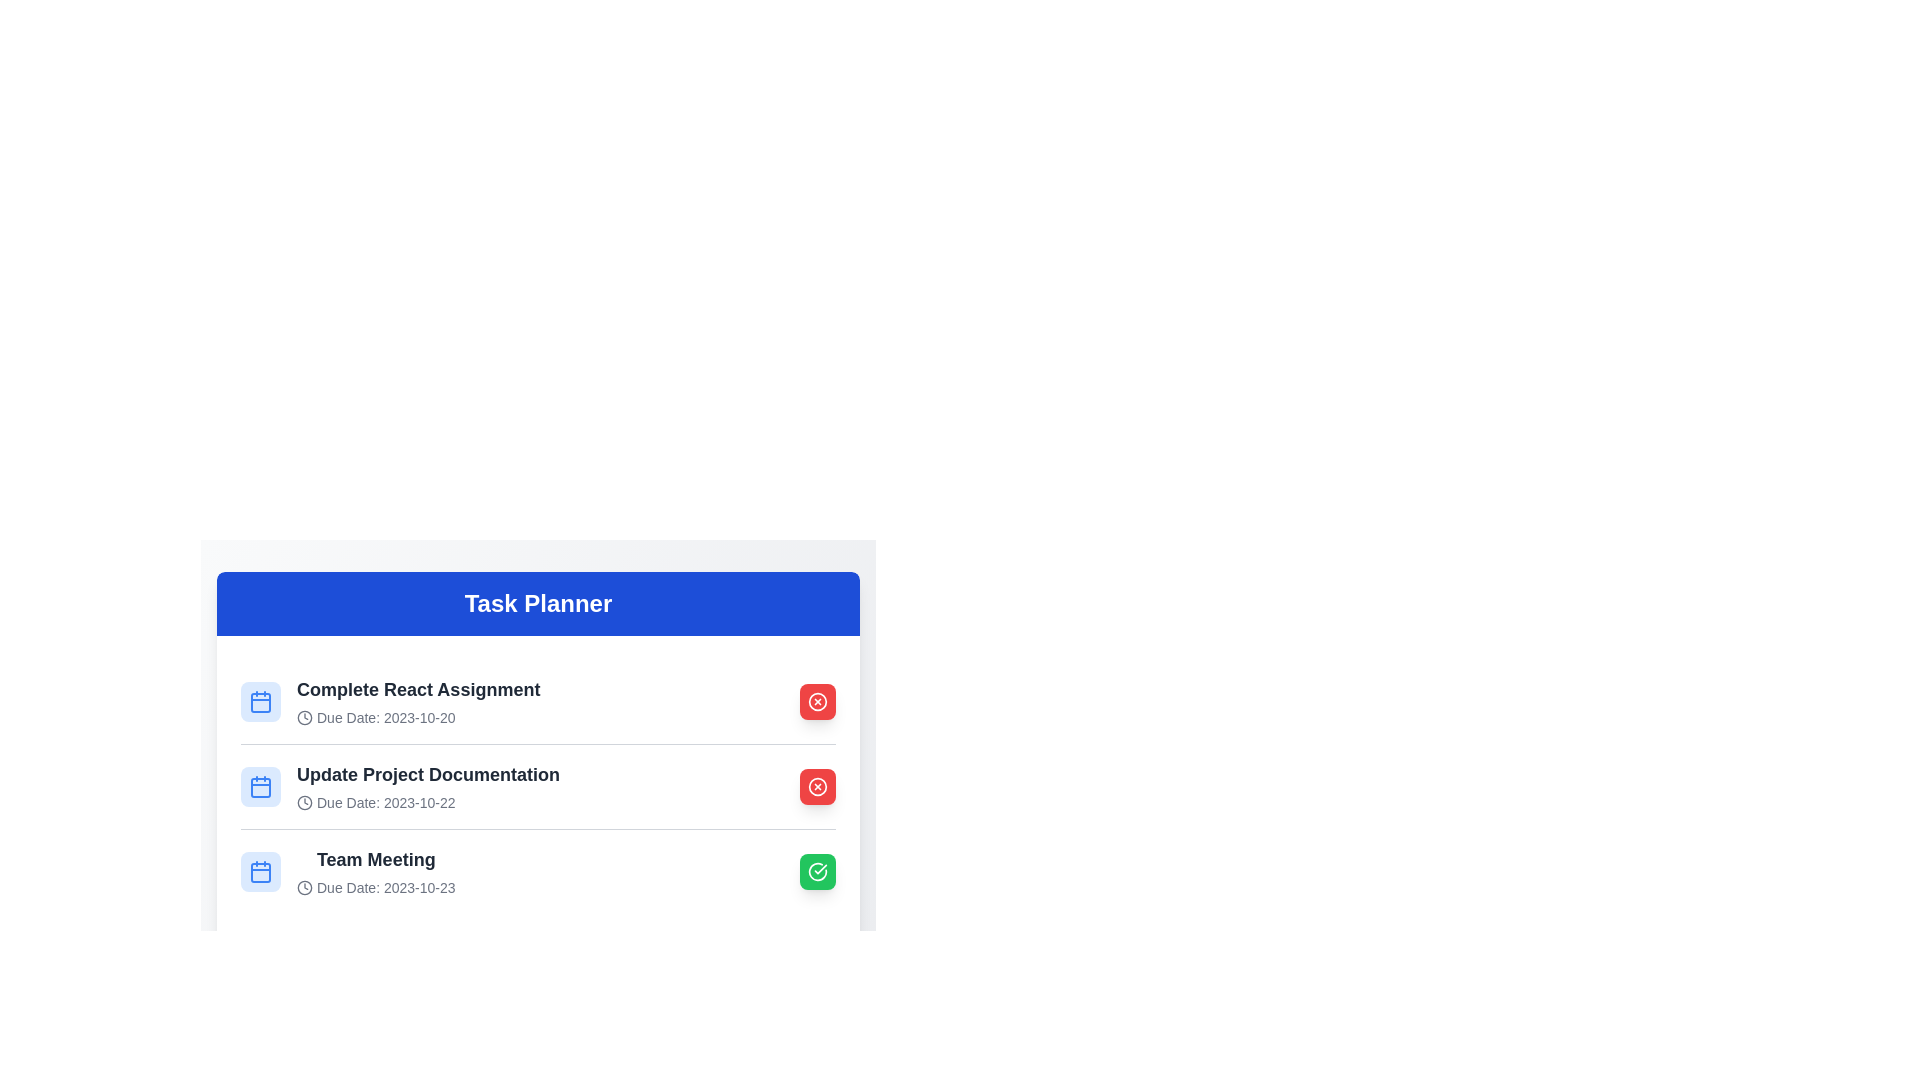 The image size is (1920, 1080). Describe the element at coordinates (417, 701) in the screenshot. I see `the text display element that provides an overview of a task, including its title and due date, located in the first row of the task list under the 'Task Planner' section, to the right of a blue square calendar icon` at that location.